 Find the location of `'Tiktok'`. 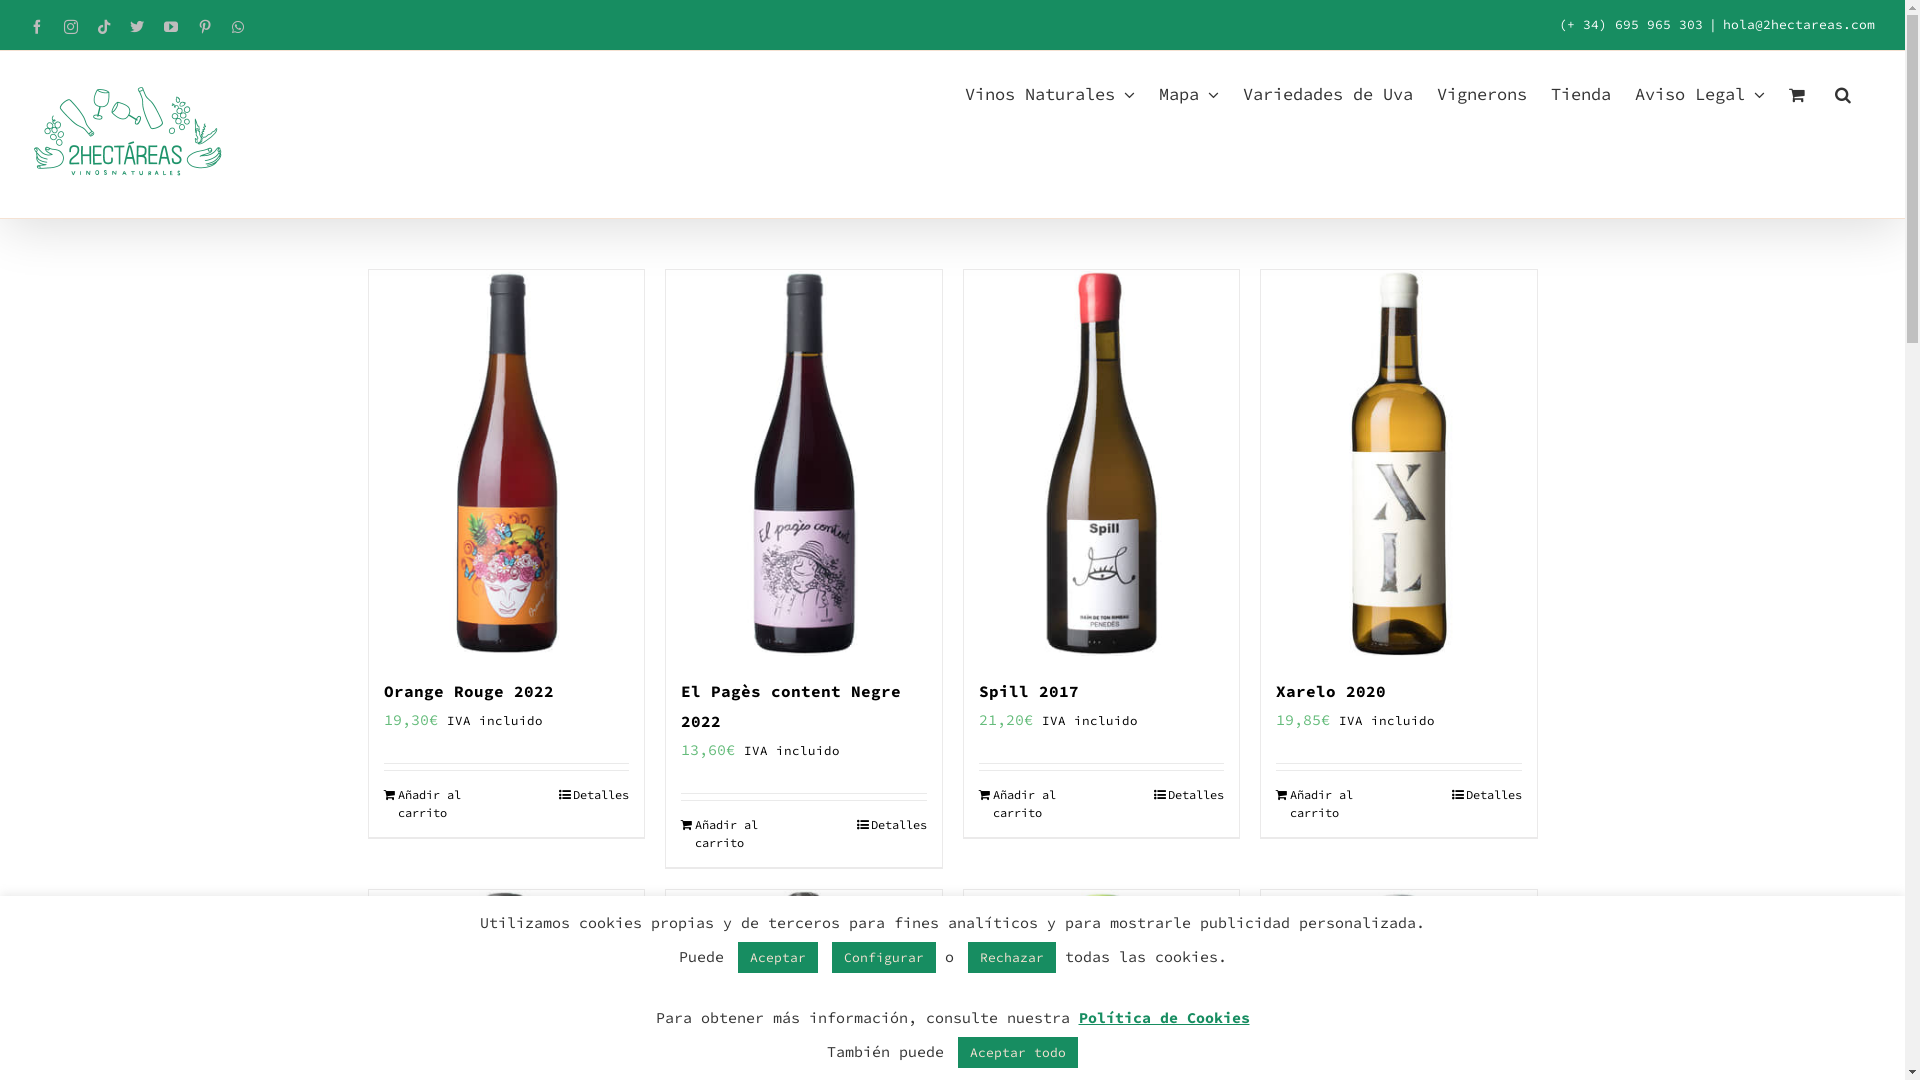

'Tiktok' is located at coordinates (103, 27).